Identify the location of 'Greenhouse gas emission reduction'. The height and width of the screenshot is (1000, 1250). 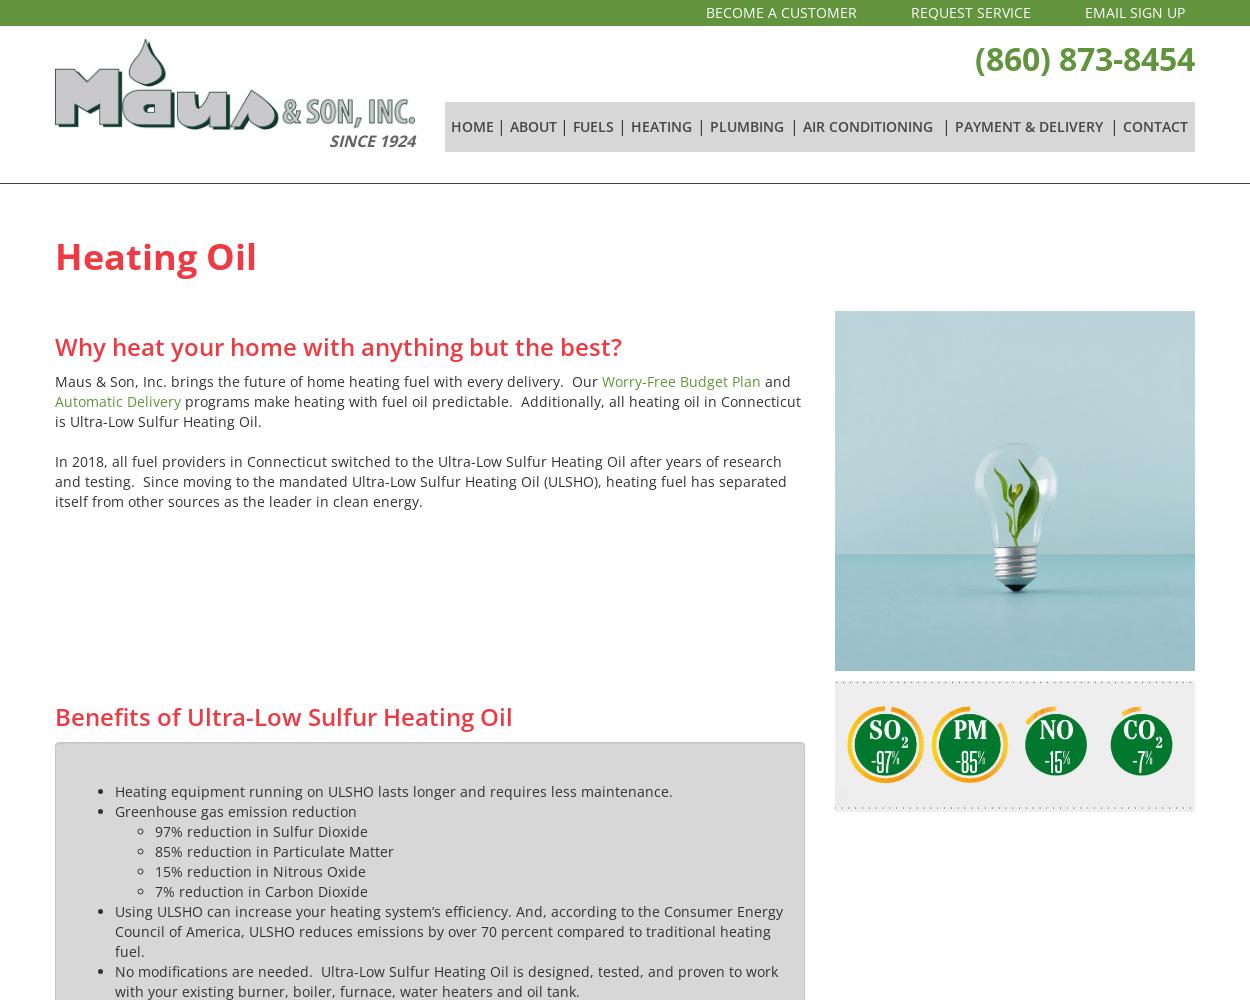
(235, 811).